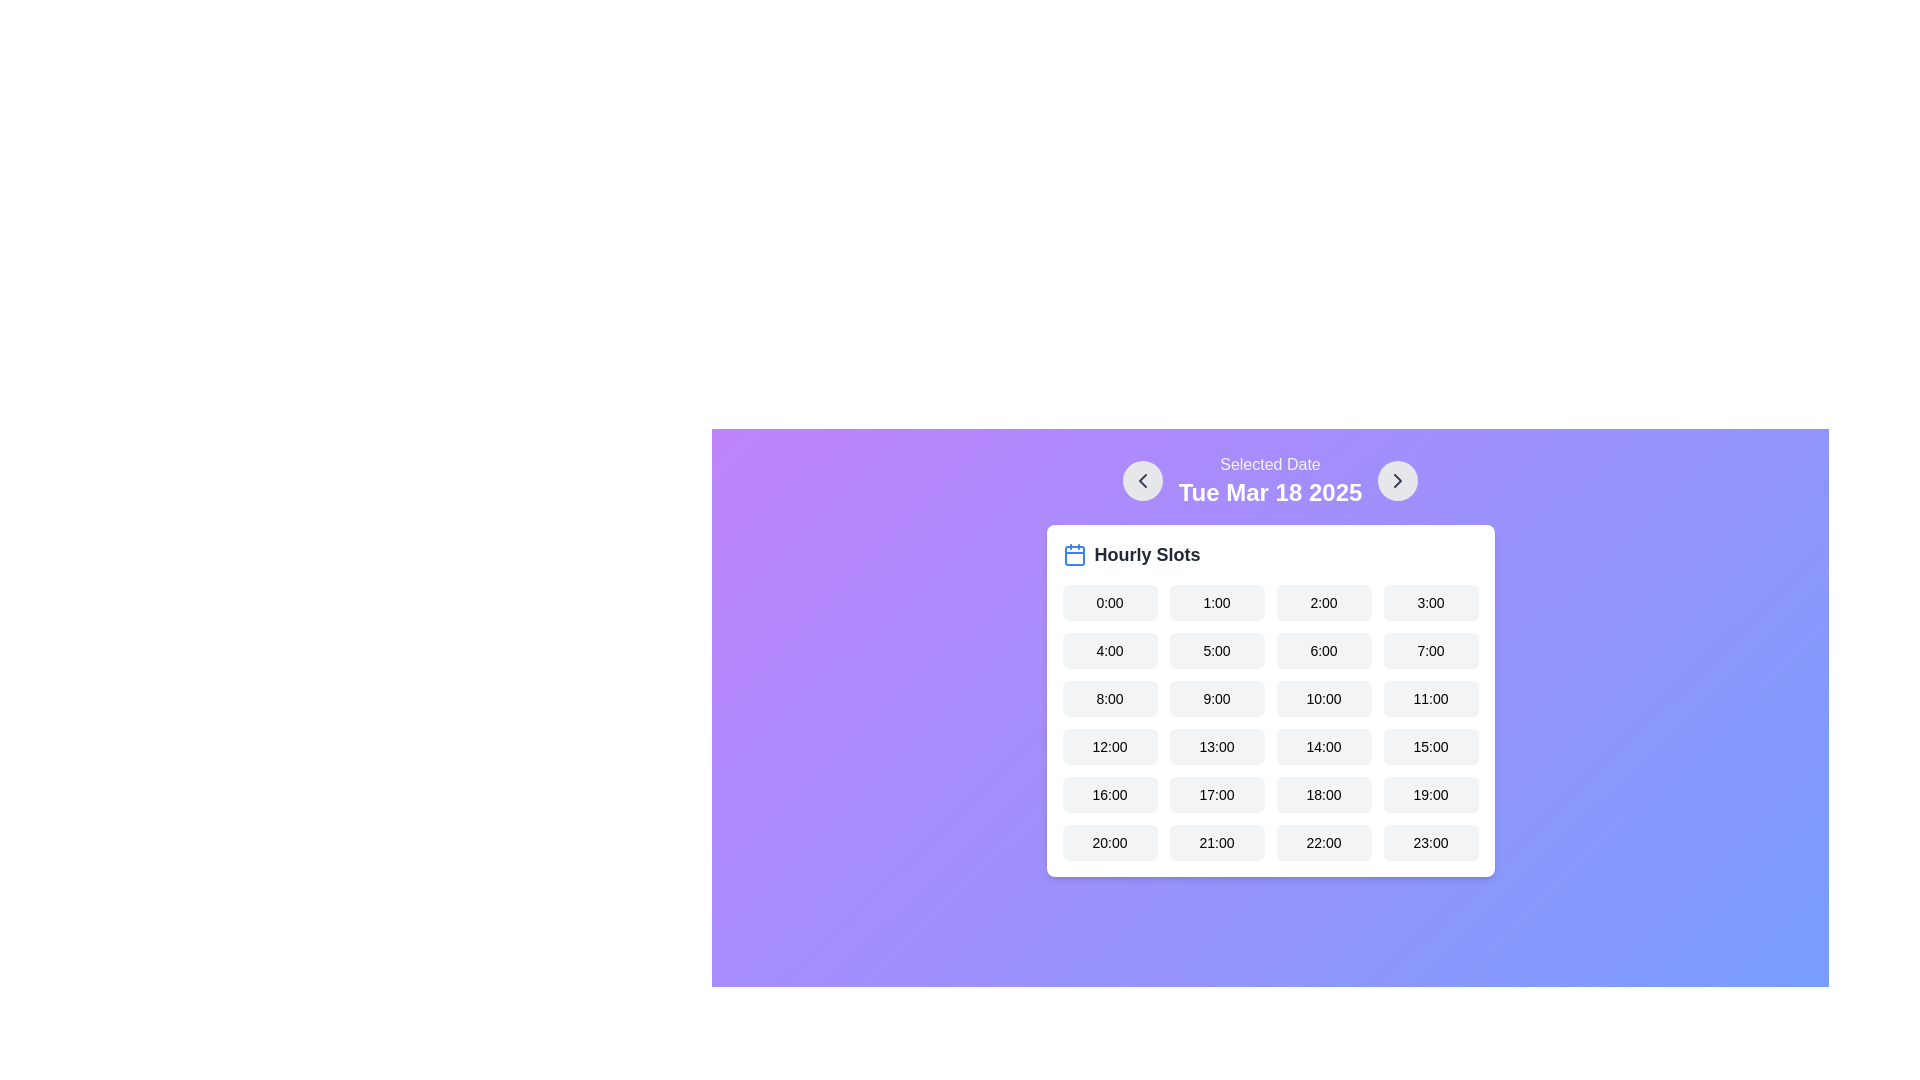 The width and height of the screenshot is (1920, 1080). What do you see at coordinates (1108, 747) in the screenshot?
I see `the rectangular button labeled '12:00' located in the fourth row and first column of the hourly time slots grid` at bounding box center [1108, 747].